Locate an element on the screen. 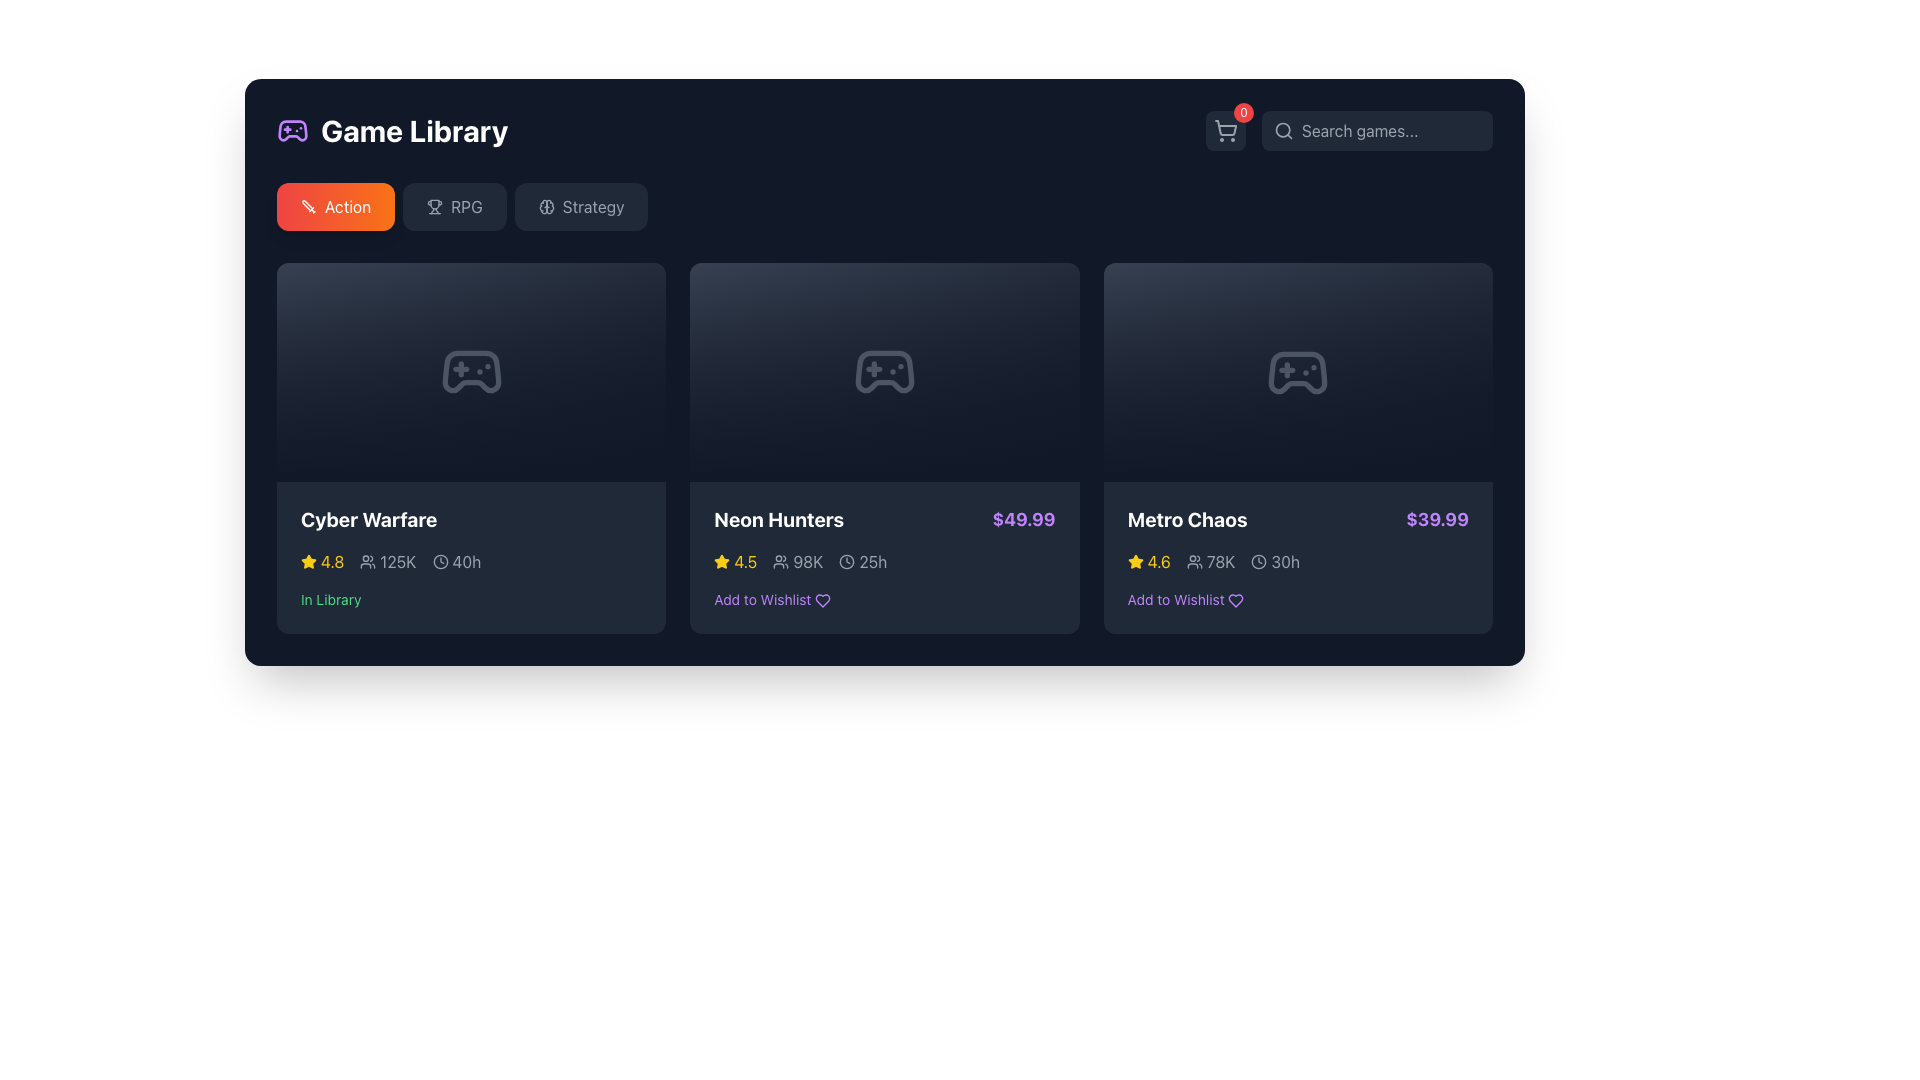 The width and height of the screenshot is (1920, 1080). the static text displaying the user-related statistic for 'Neon Hunters' is located at coordinates (808, 562).